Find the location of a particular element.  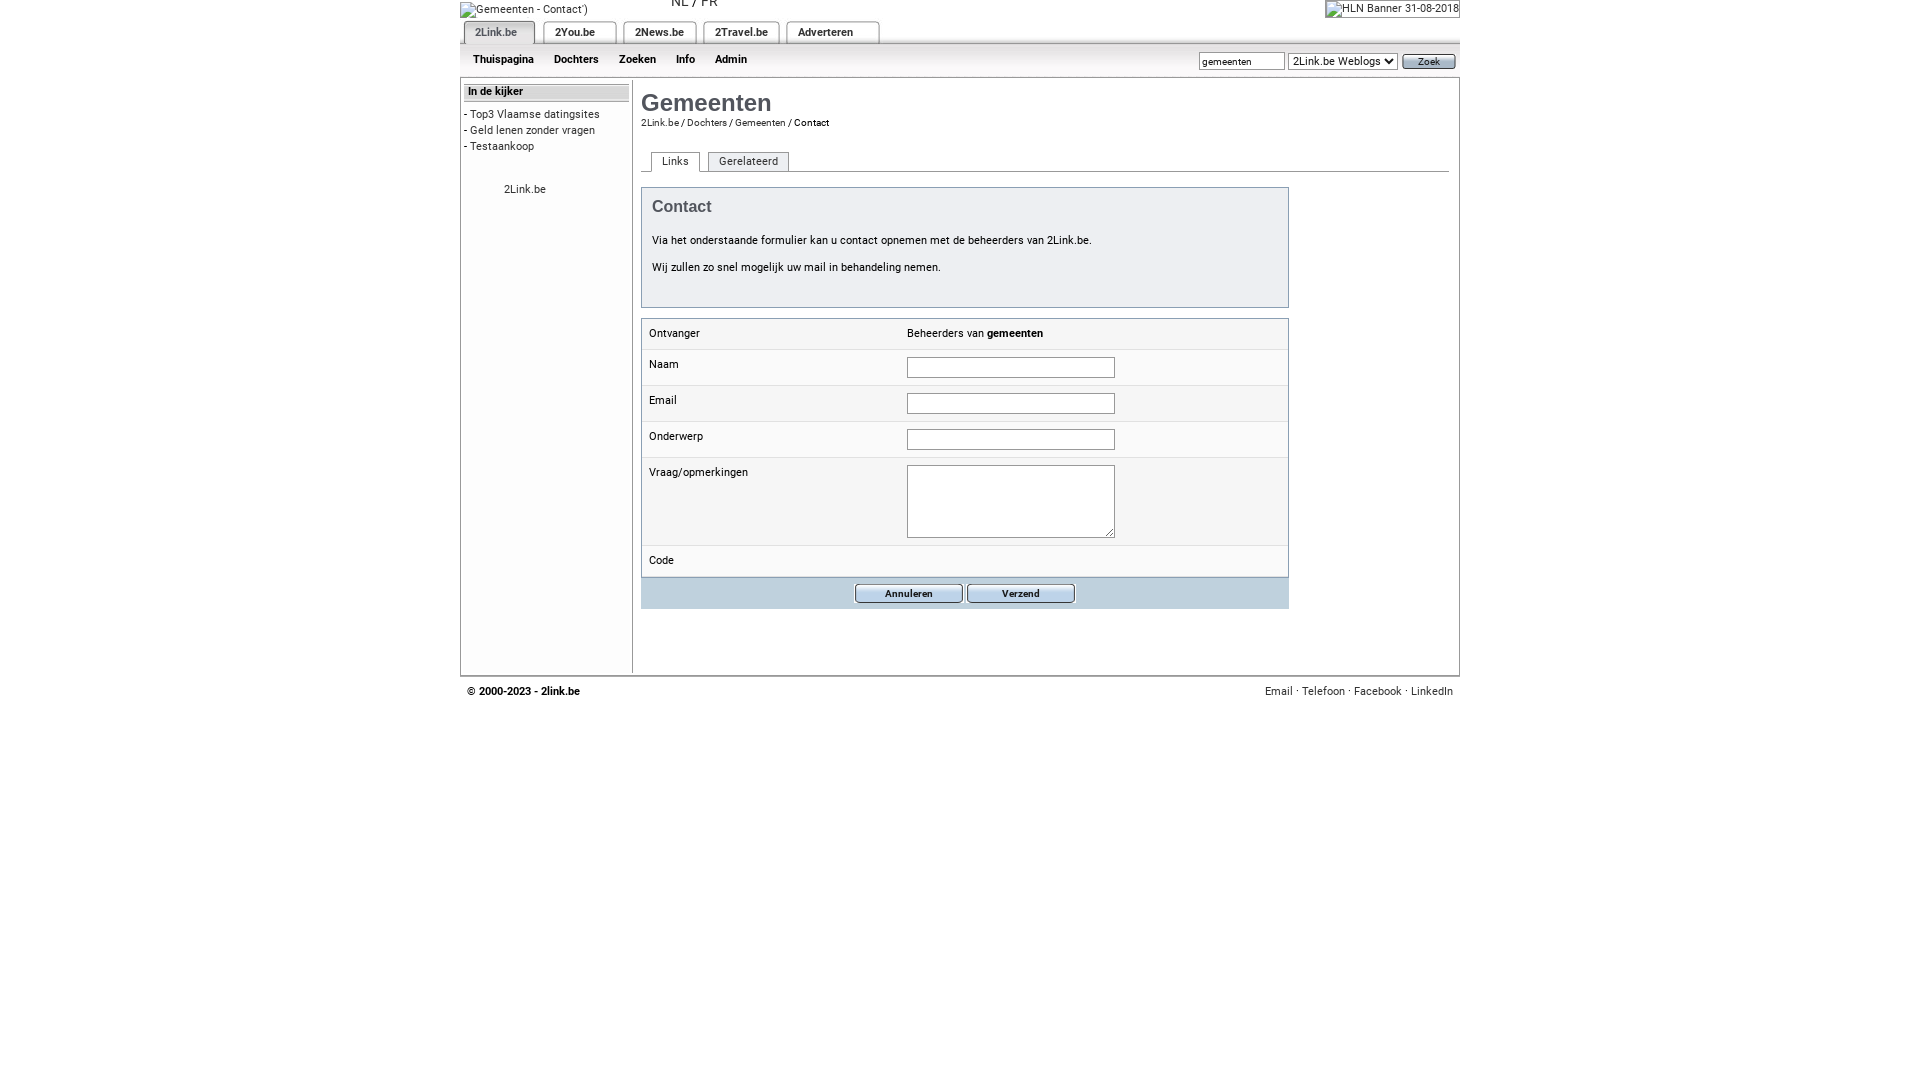

'Geld lenen zonder vragen' is located at coordinates (532, 130).